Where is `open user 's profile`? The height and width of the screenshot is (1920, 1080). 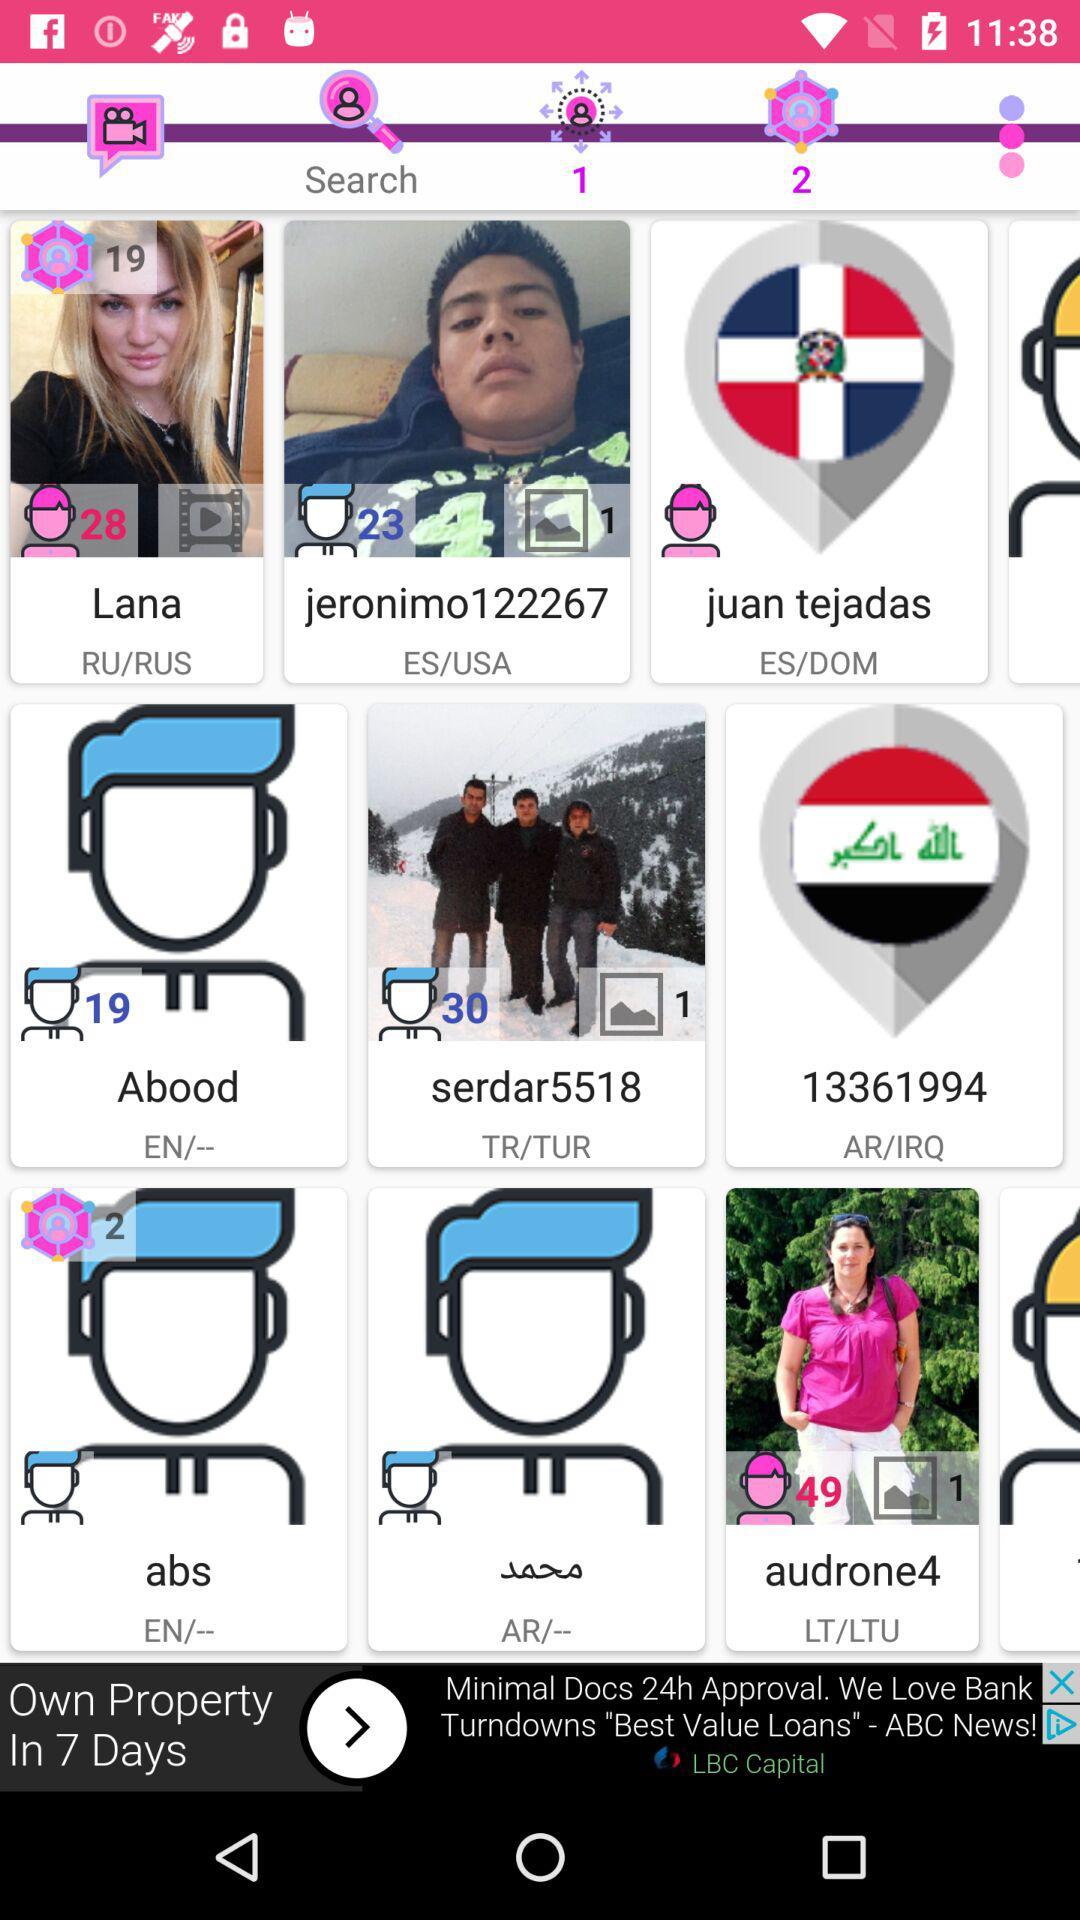 open user 's profile is located at coordinates (1043, 388).